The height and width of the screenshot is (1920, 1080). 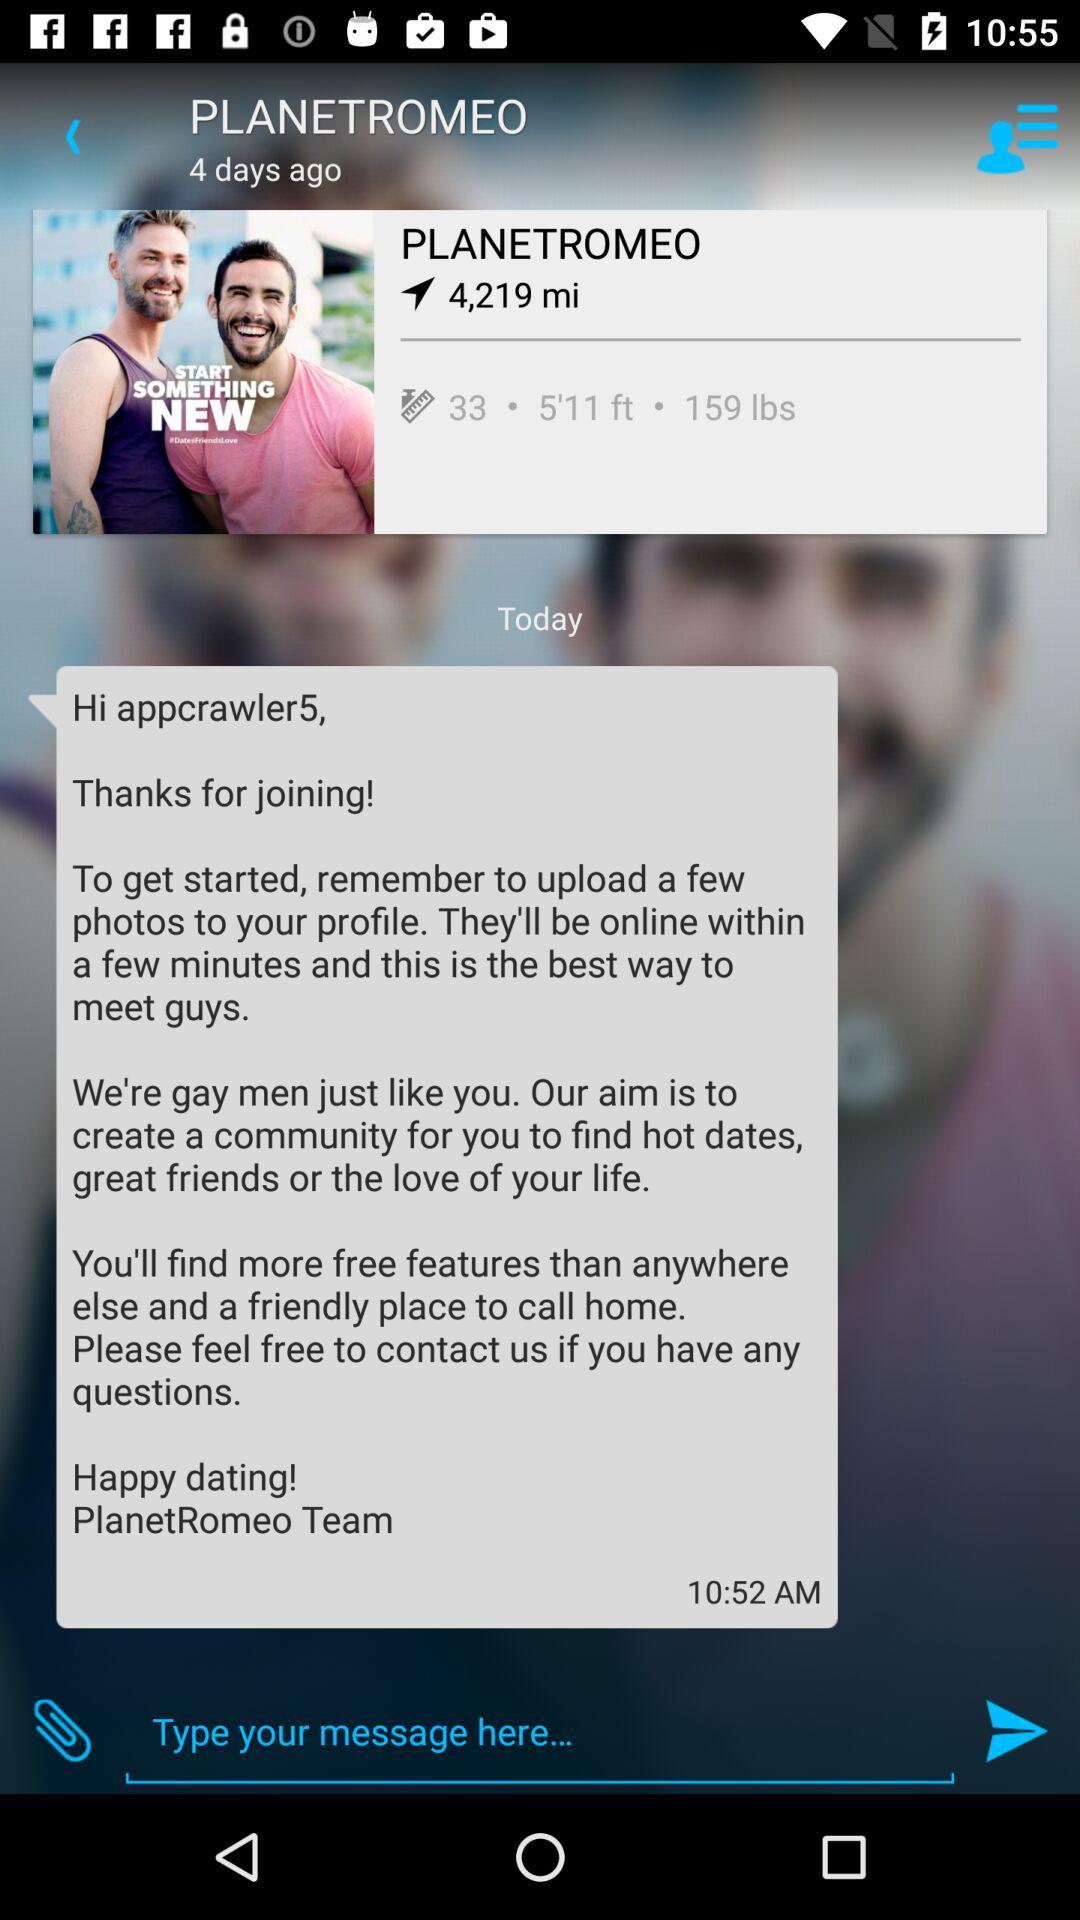 I want to click on item to the right of planetromeo icon, so click(x=1017, y=135).